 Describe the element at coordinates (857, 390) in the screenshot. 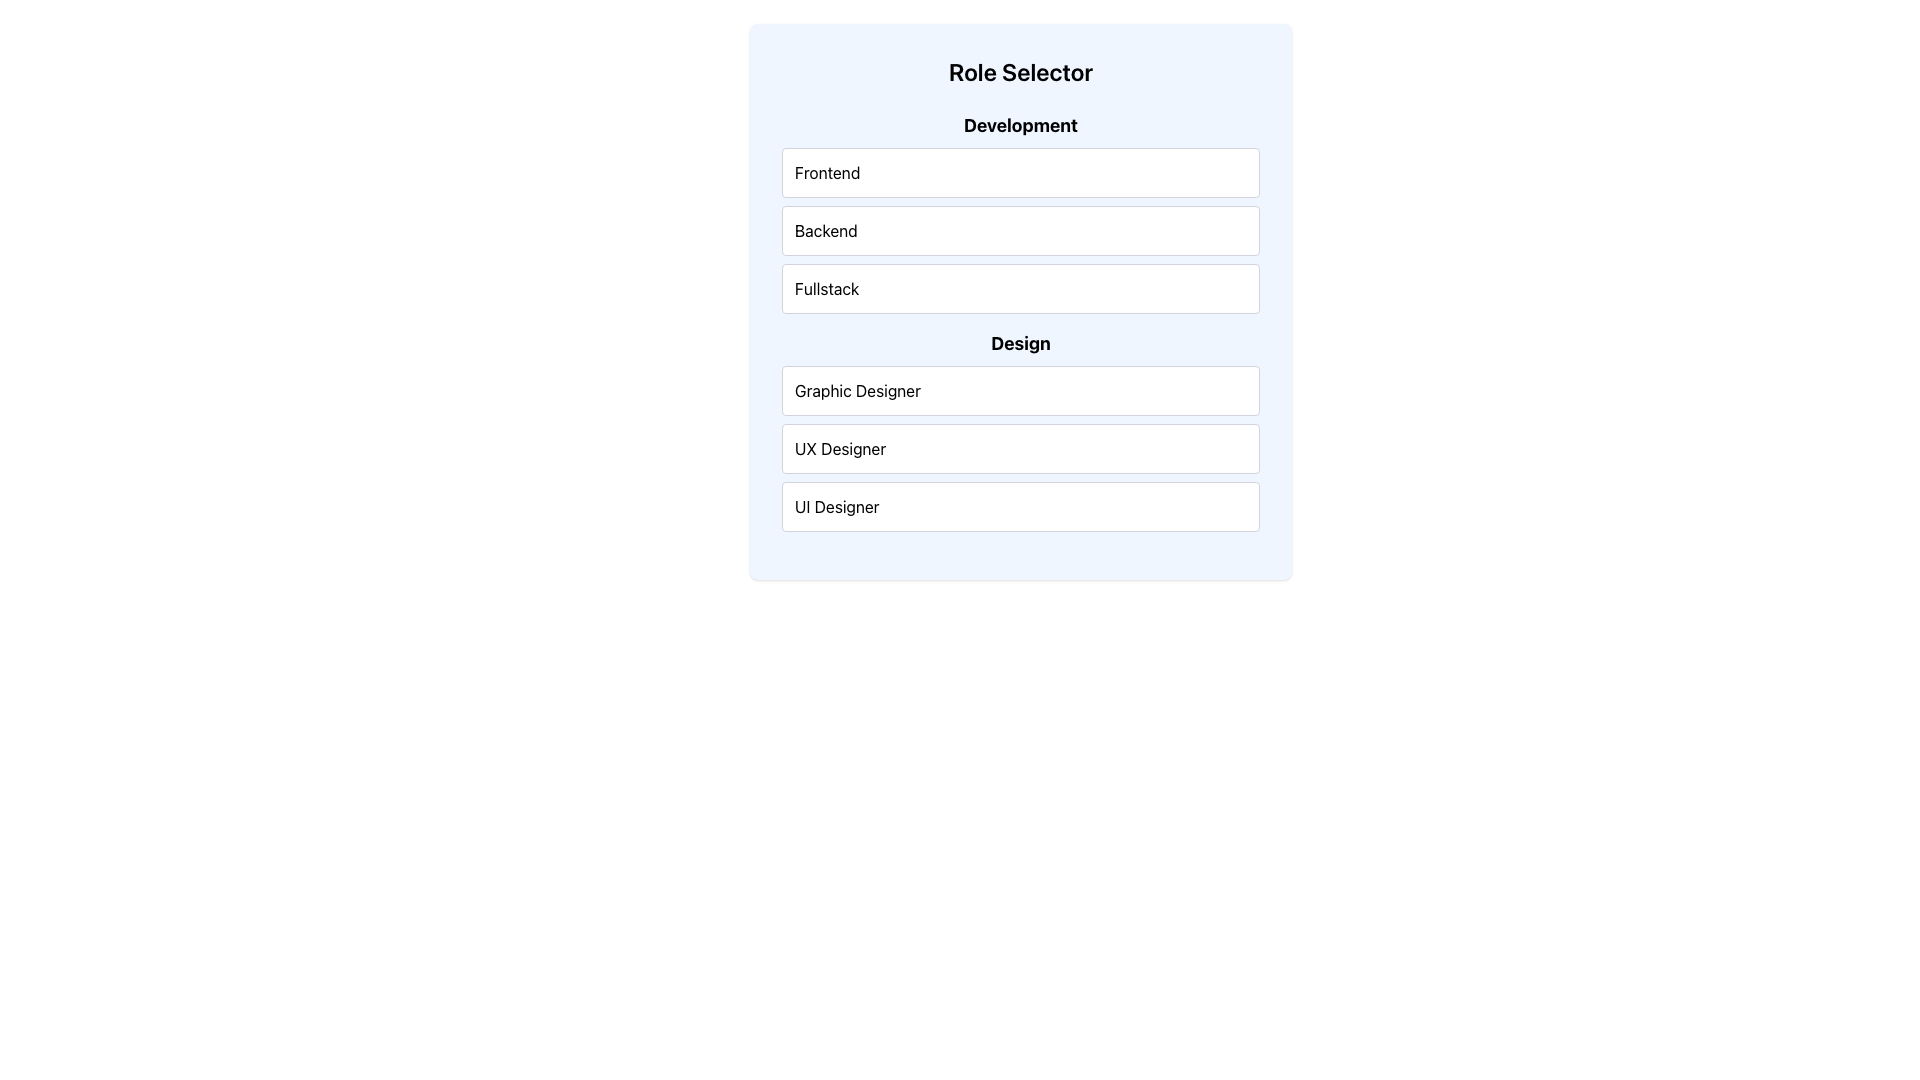

I see `the 'Graphic Designer' text label, which is the first label in the 'Design' section of the 'Role Selector' interface, displayed in black font on a white box with rounded corners and a light gray border` at that location.